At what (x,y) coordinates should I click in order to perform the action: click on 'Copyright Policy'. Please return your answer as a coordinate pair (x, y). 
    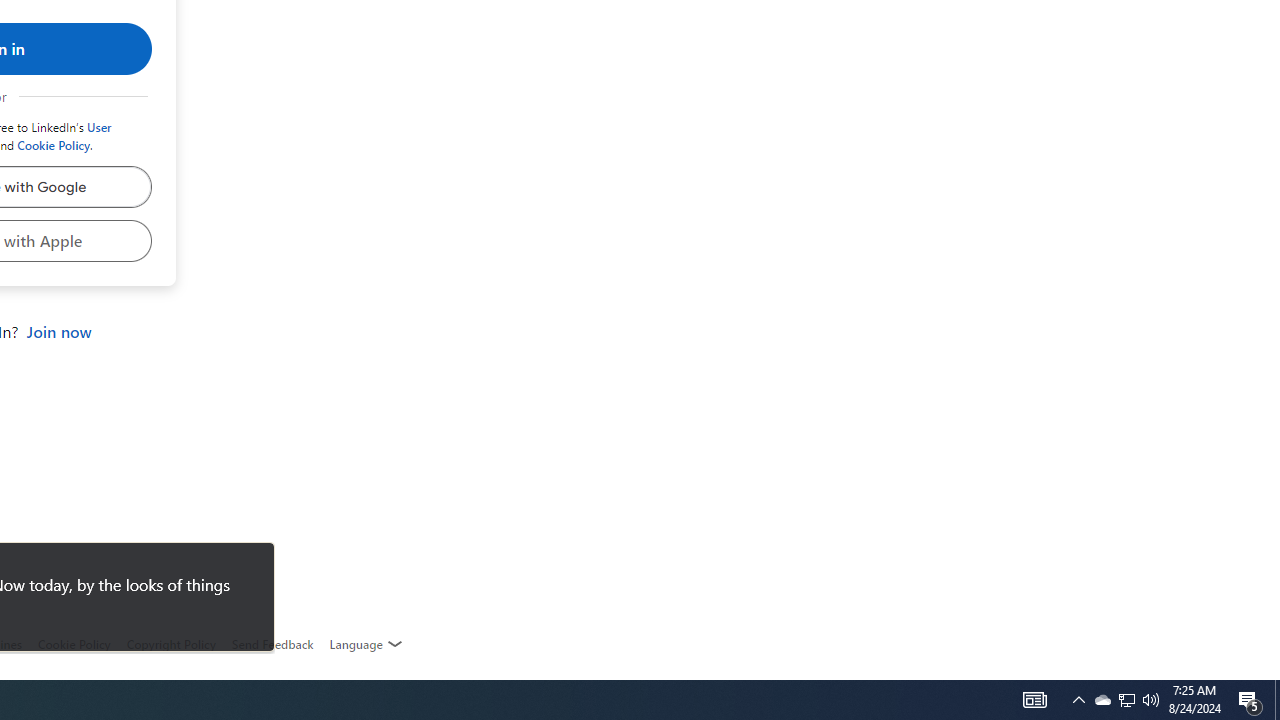
    Looking at the image, I should click on (170, 644).